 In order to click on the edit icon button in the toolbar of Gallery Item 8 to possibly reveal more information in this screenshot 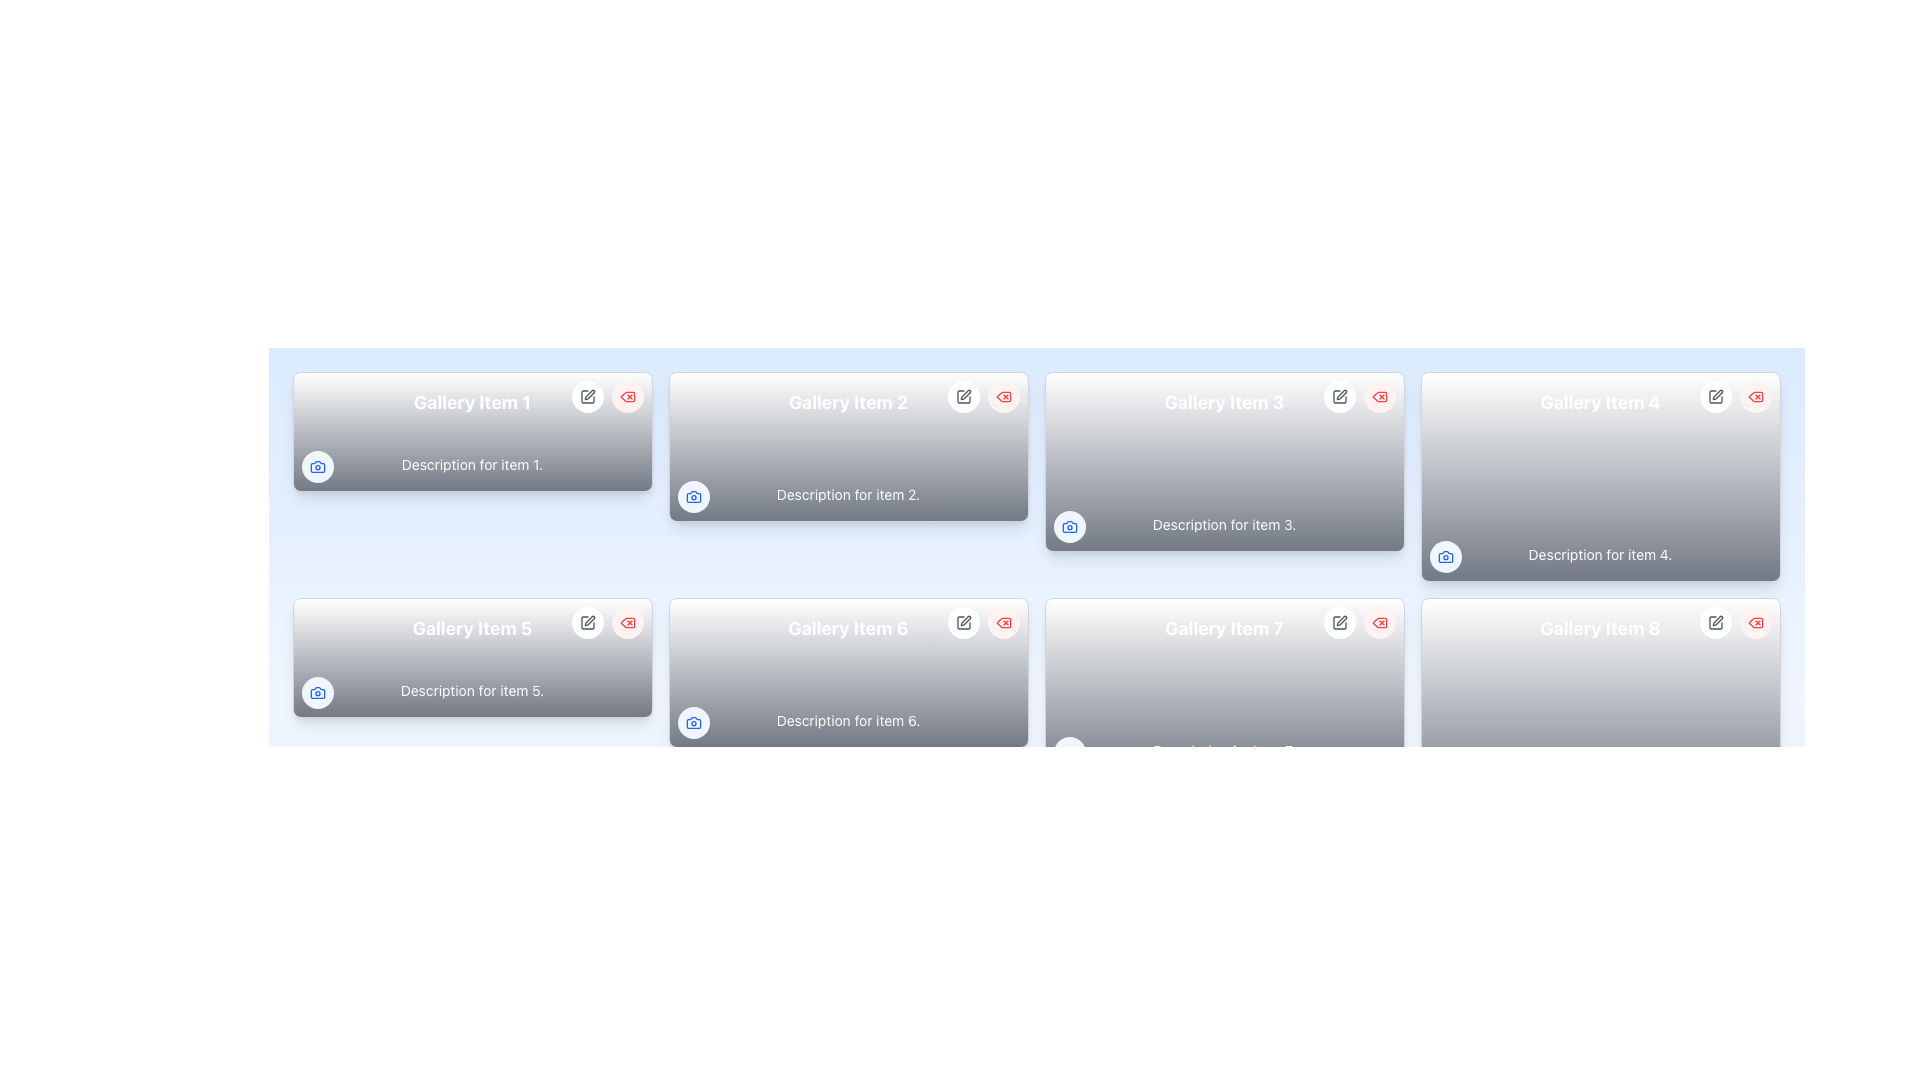, I will do `click(1714, 622)`.